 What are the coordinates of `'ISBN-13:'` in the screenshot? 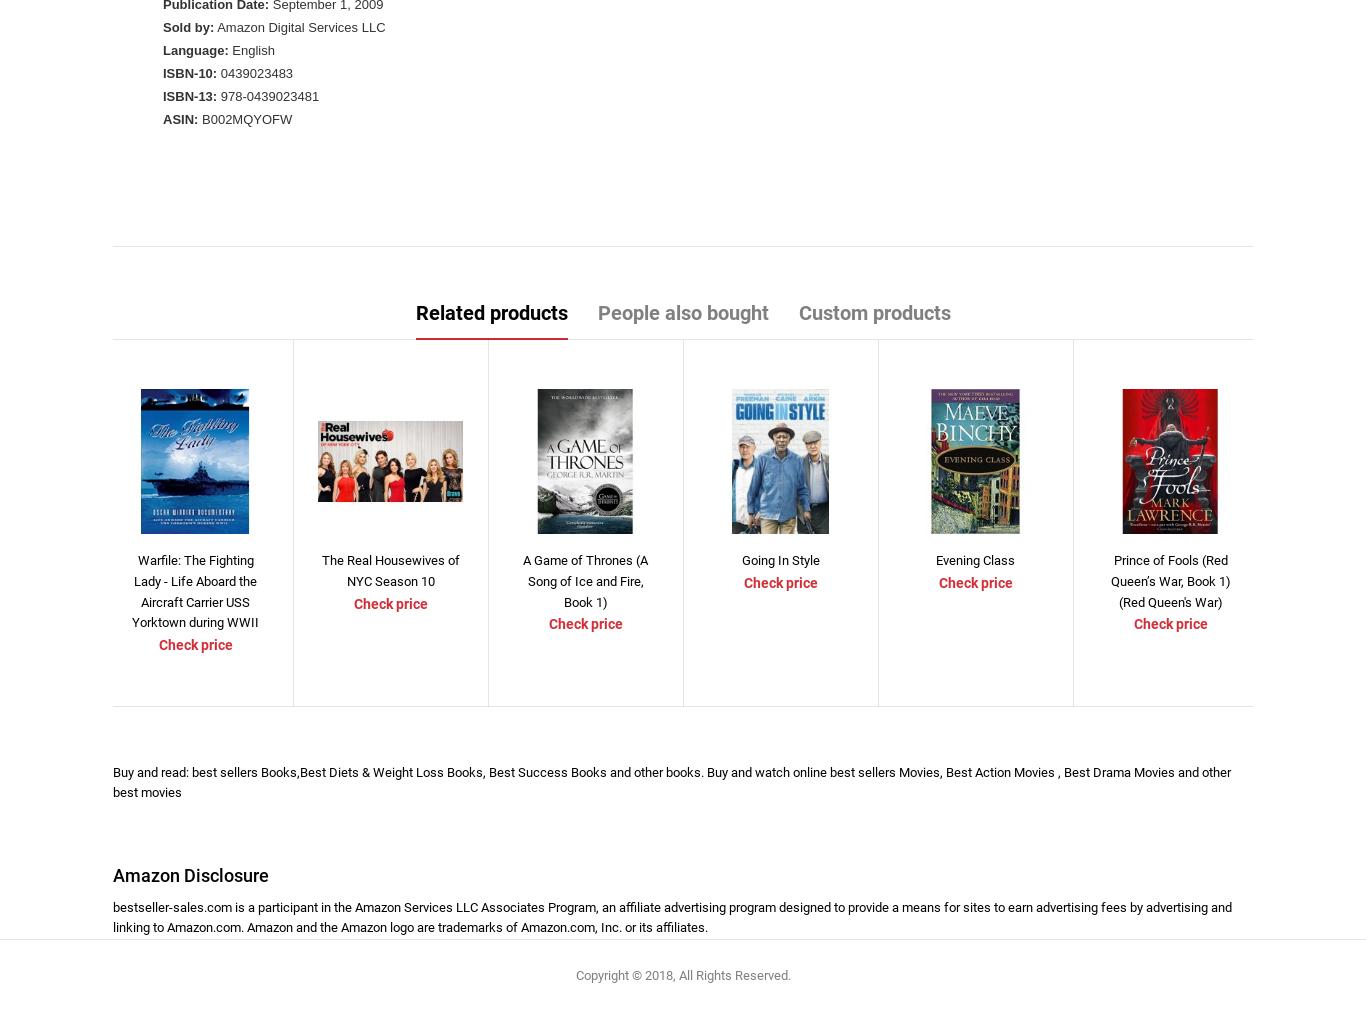 It's located at (189, 95).